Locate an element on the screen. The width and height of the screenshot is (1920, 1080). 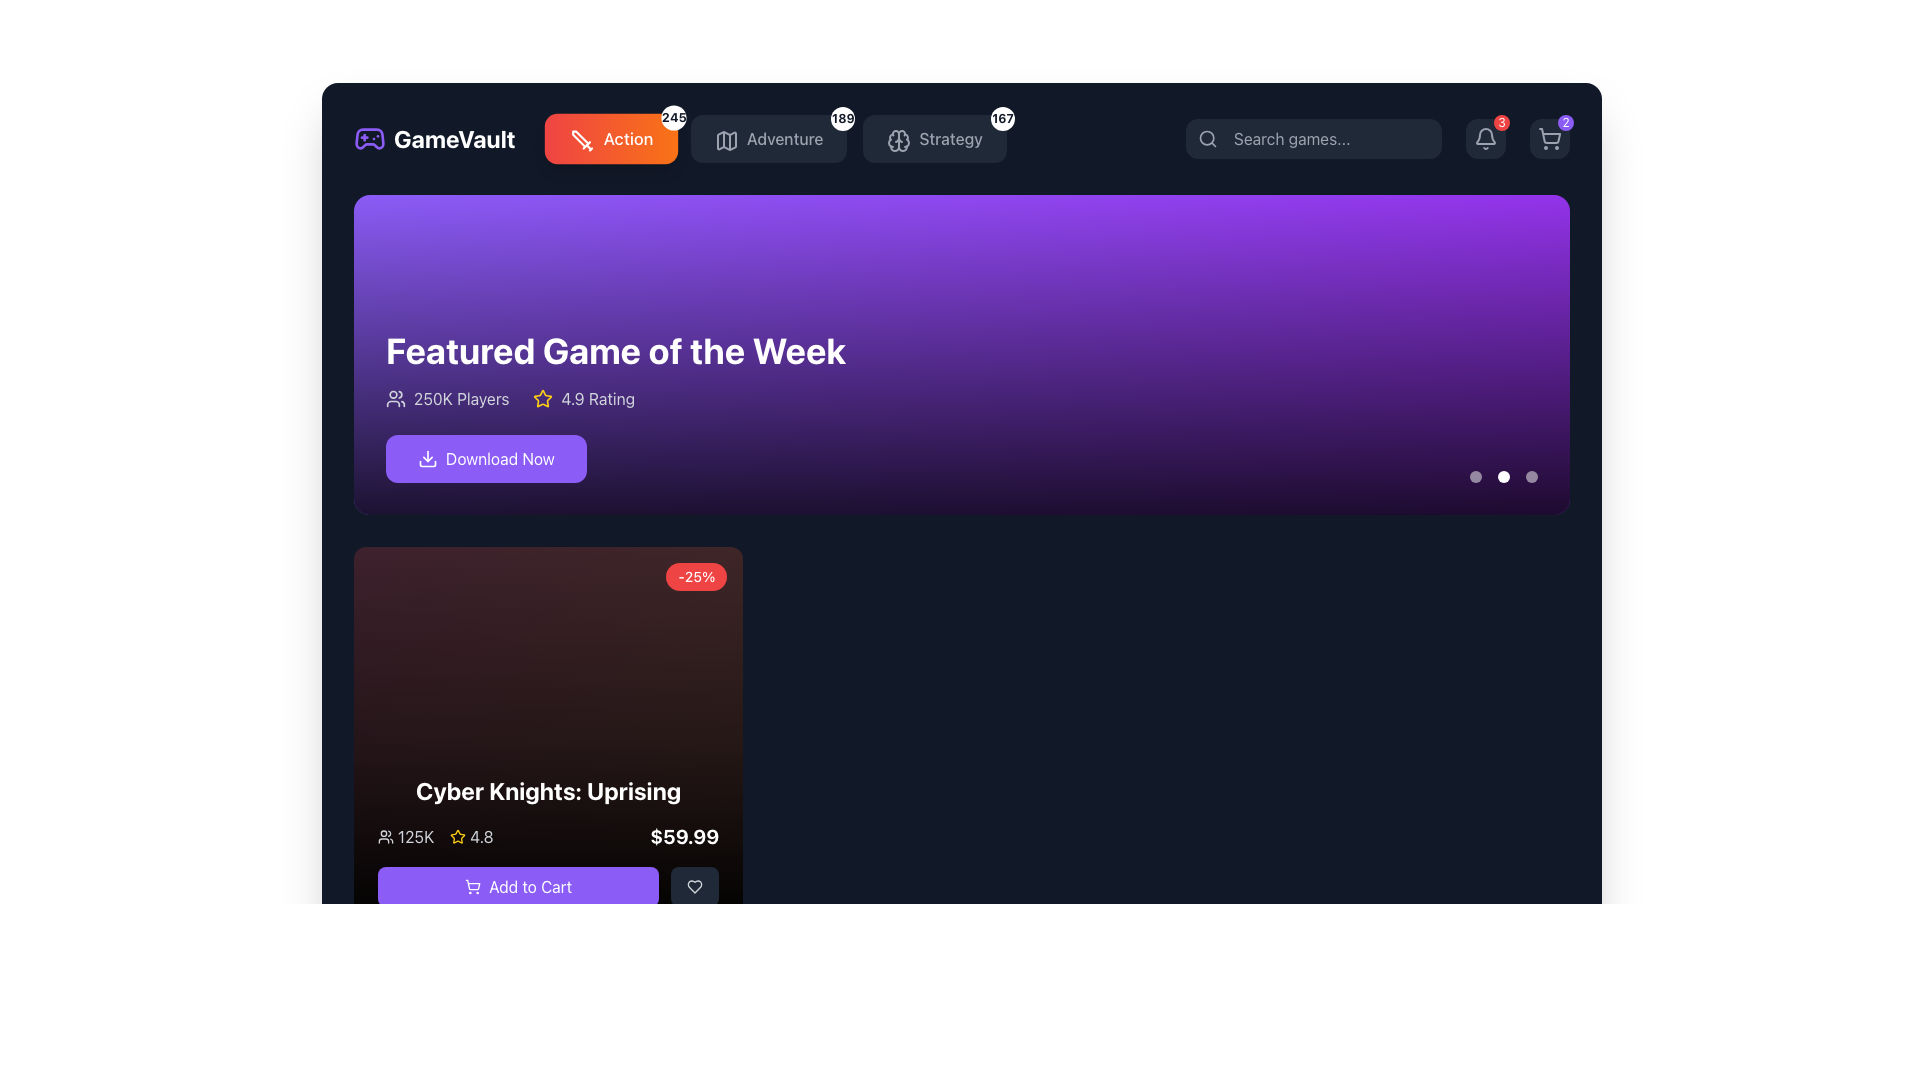
the shopping cart icon located inside the violet 'Add to Cart' button for the 'Cyber Knights: Uprising' game item is located at coordinates (472, 886).